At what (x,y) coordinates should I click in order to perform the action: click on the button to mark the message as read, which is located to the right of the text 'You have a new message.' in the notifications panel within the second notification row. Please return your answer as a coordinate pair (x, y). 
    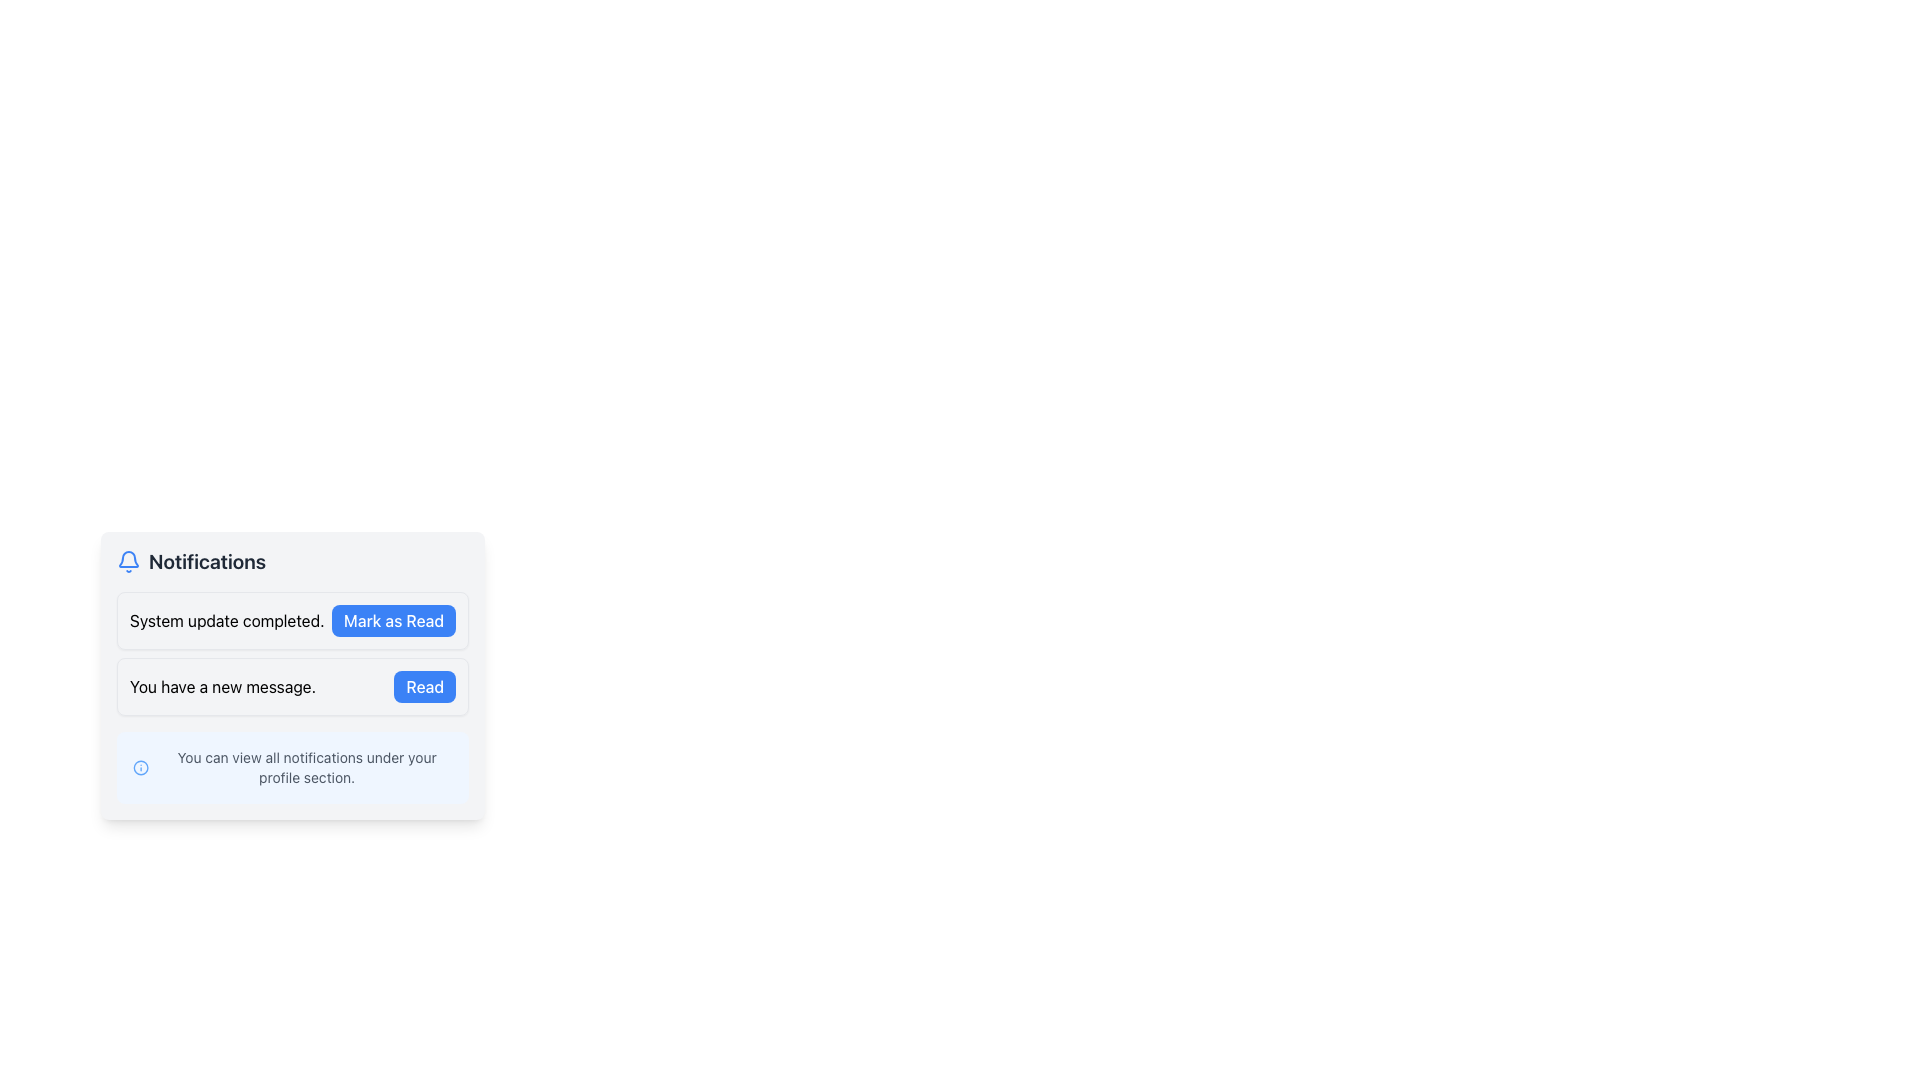
    Looking at the image, I should click on (424, 685).